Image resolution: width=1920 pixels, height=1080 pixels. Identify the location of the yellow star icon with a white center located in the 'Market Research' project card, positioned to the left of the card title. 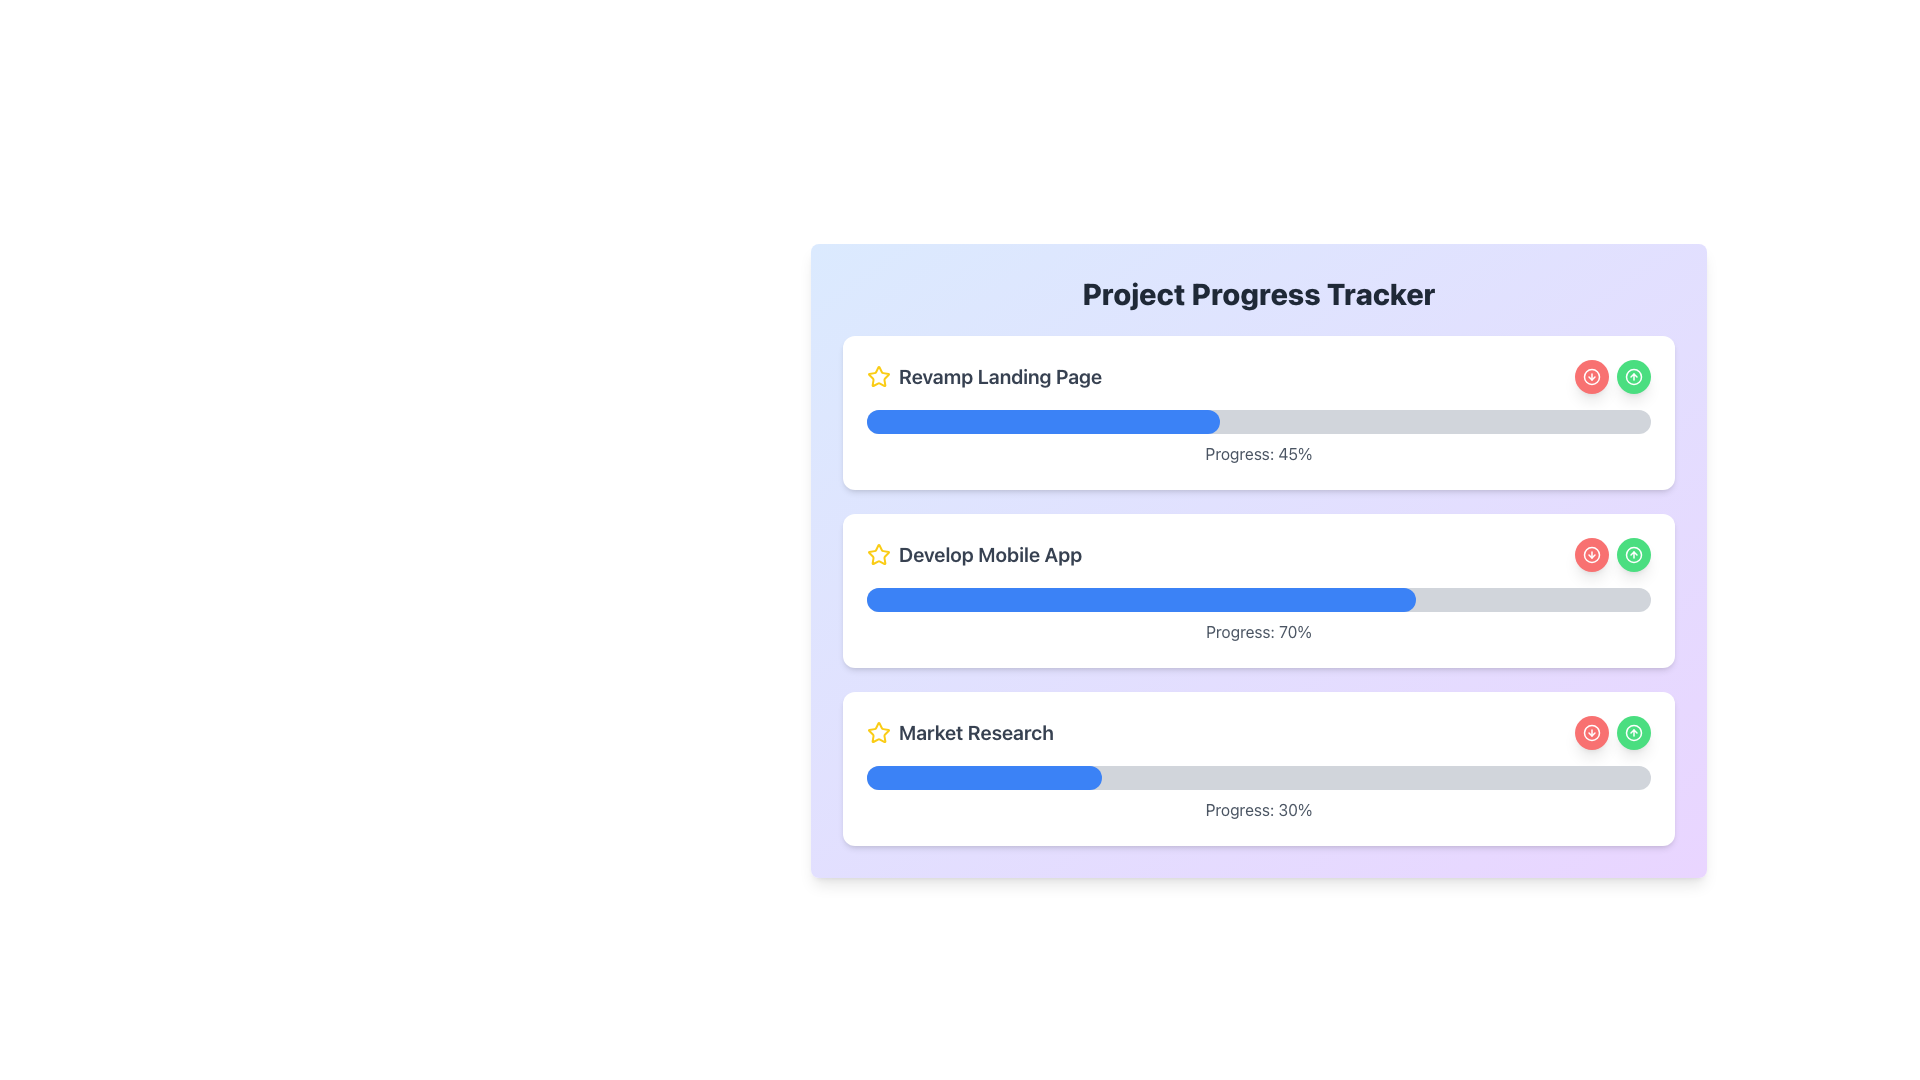
(878, 732).